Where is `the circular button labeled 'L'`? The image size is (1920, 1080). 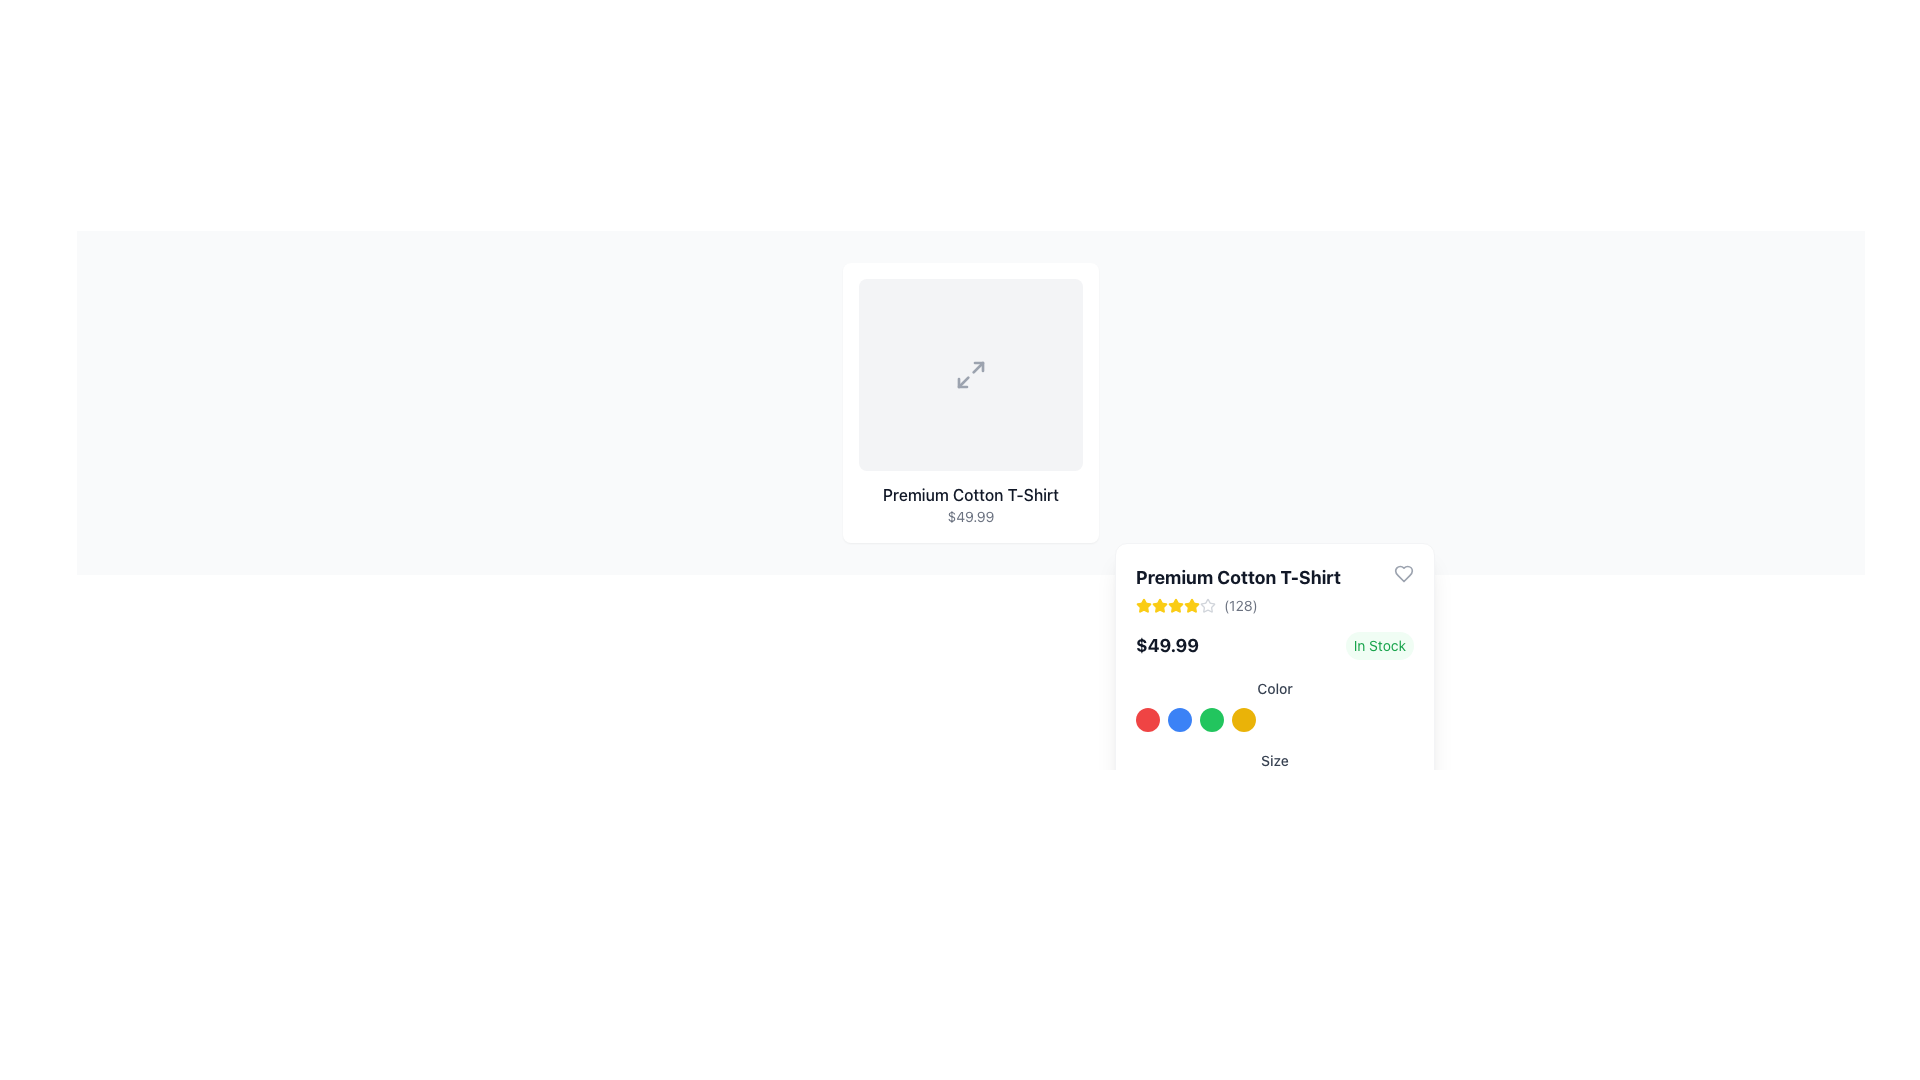 the circular button labeled 'L' is located at coordinates (1271, 794).